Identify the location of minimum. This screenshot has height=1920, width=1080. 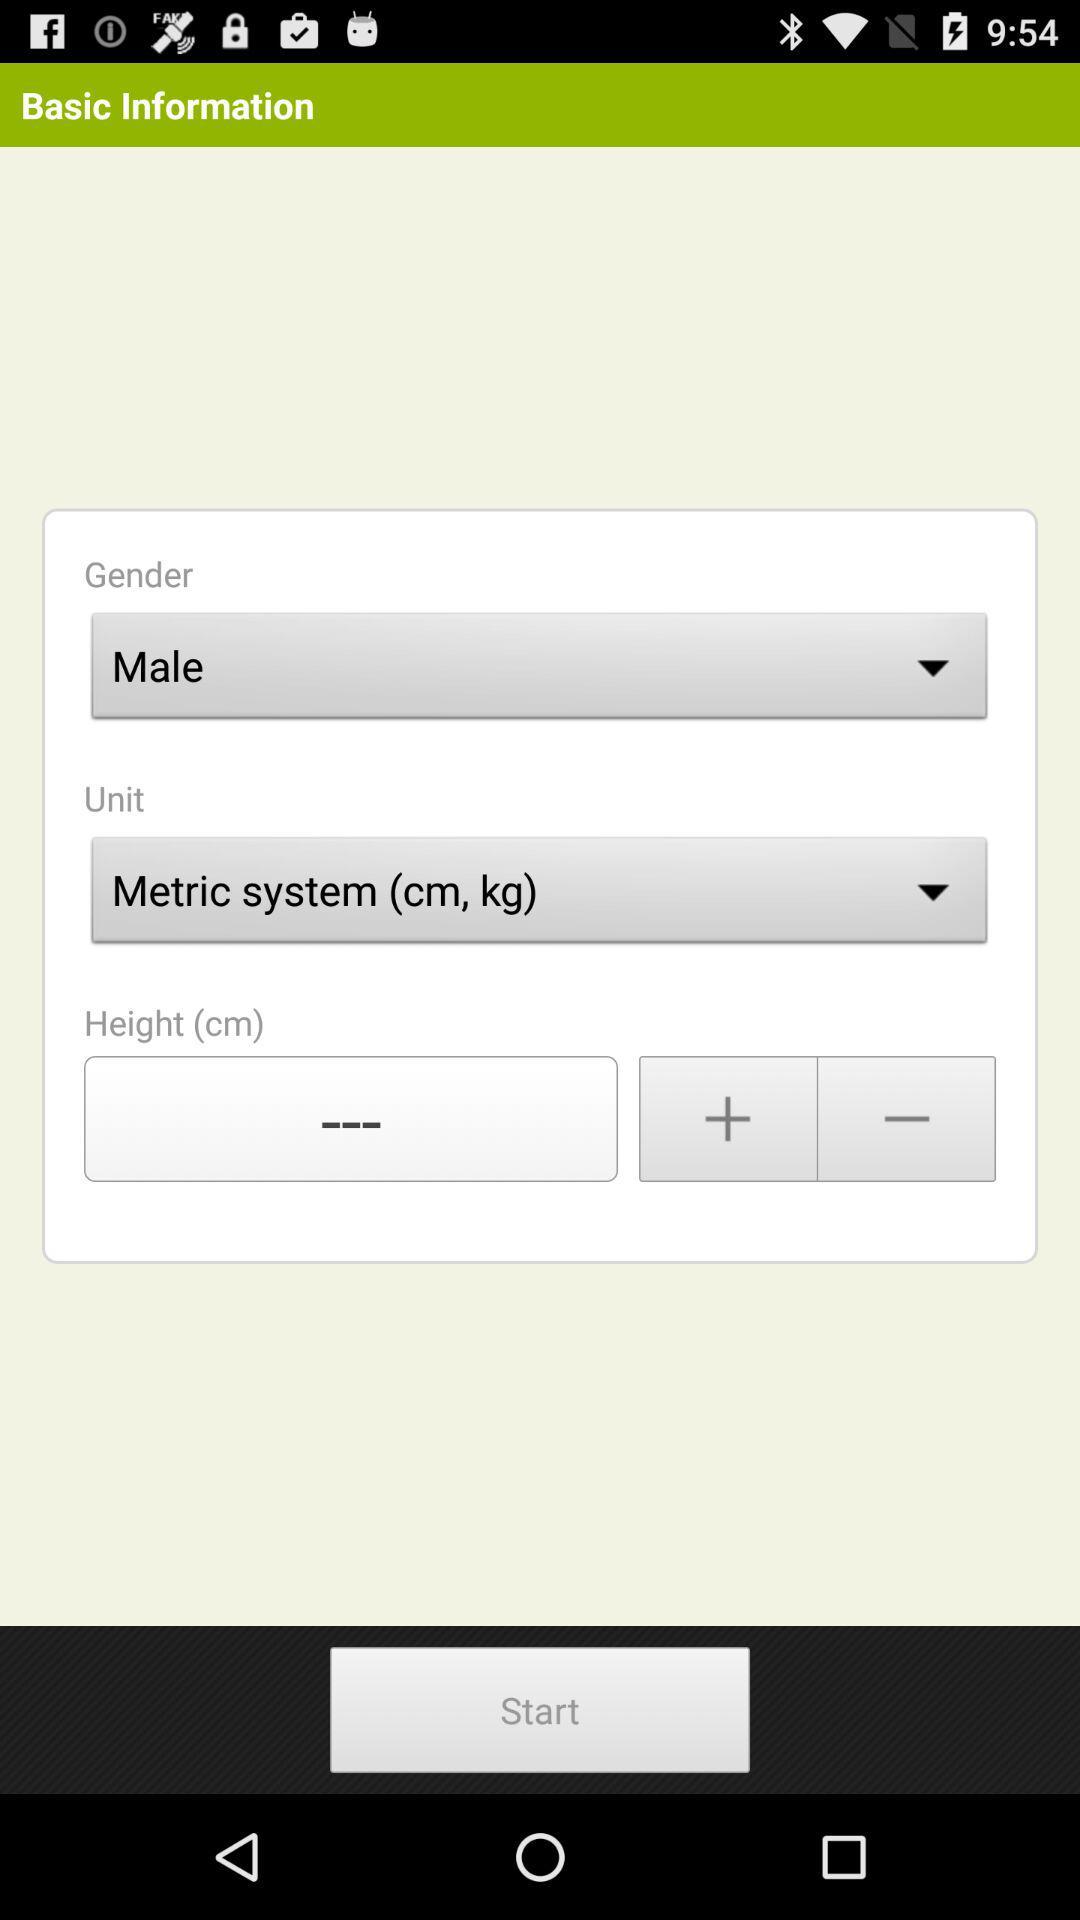
(907, 1117).